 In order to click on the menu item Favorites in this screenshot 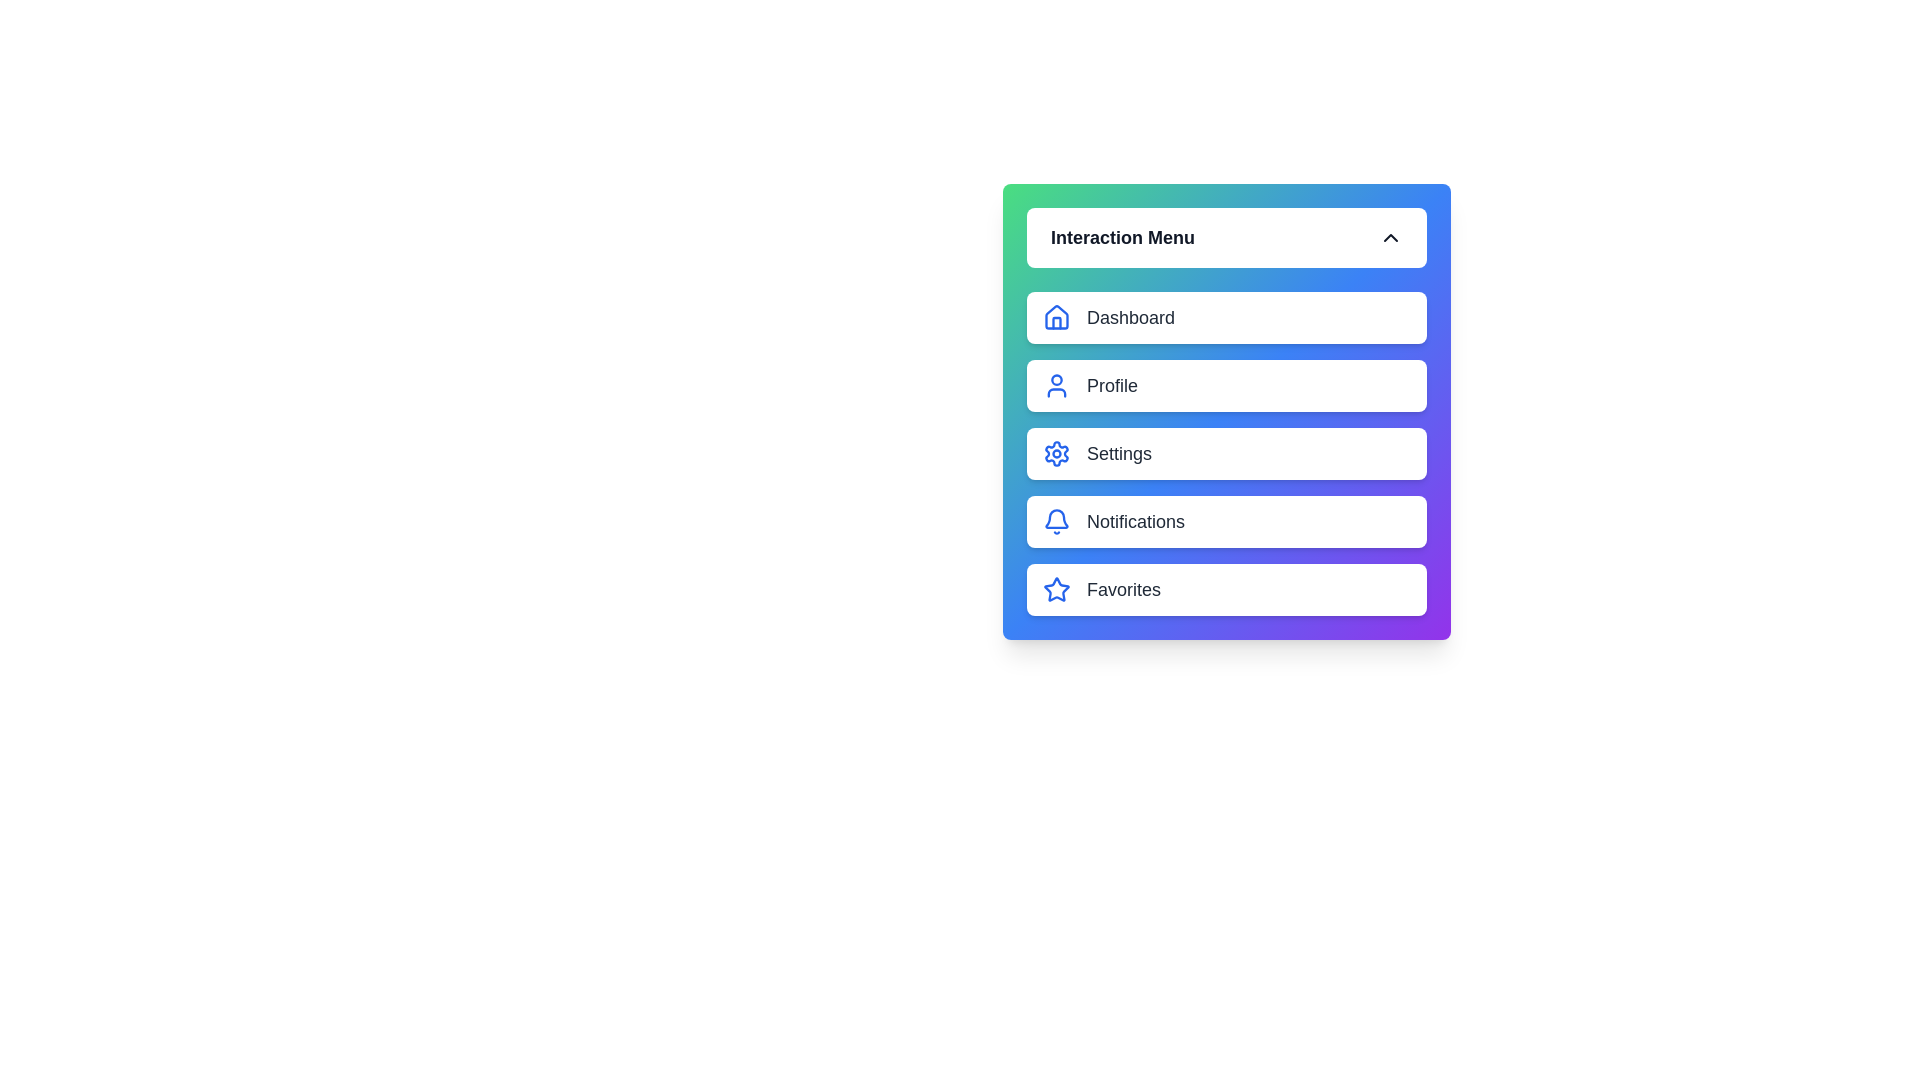, I will do `click(1226, 589)`.